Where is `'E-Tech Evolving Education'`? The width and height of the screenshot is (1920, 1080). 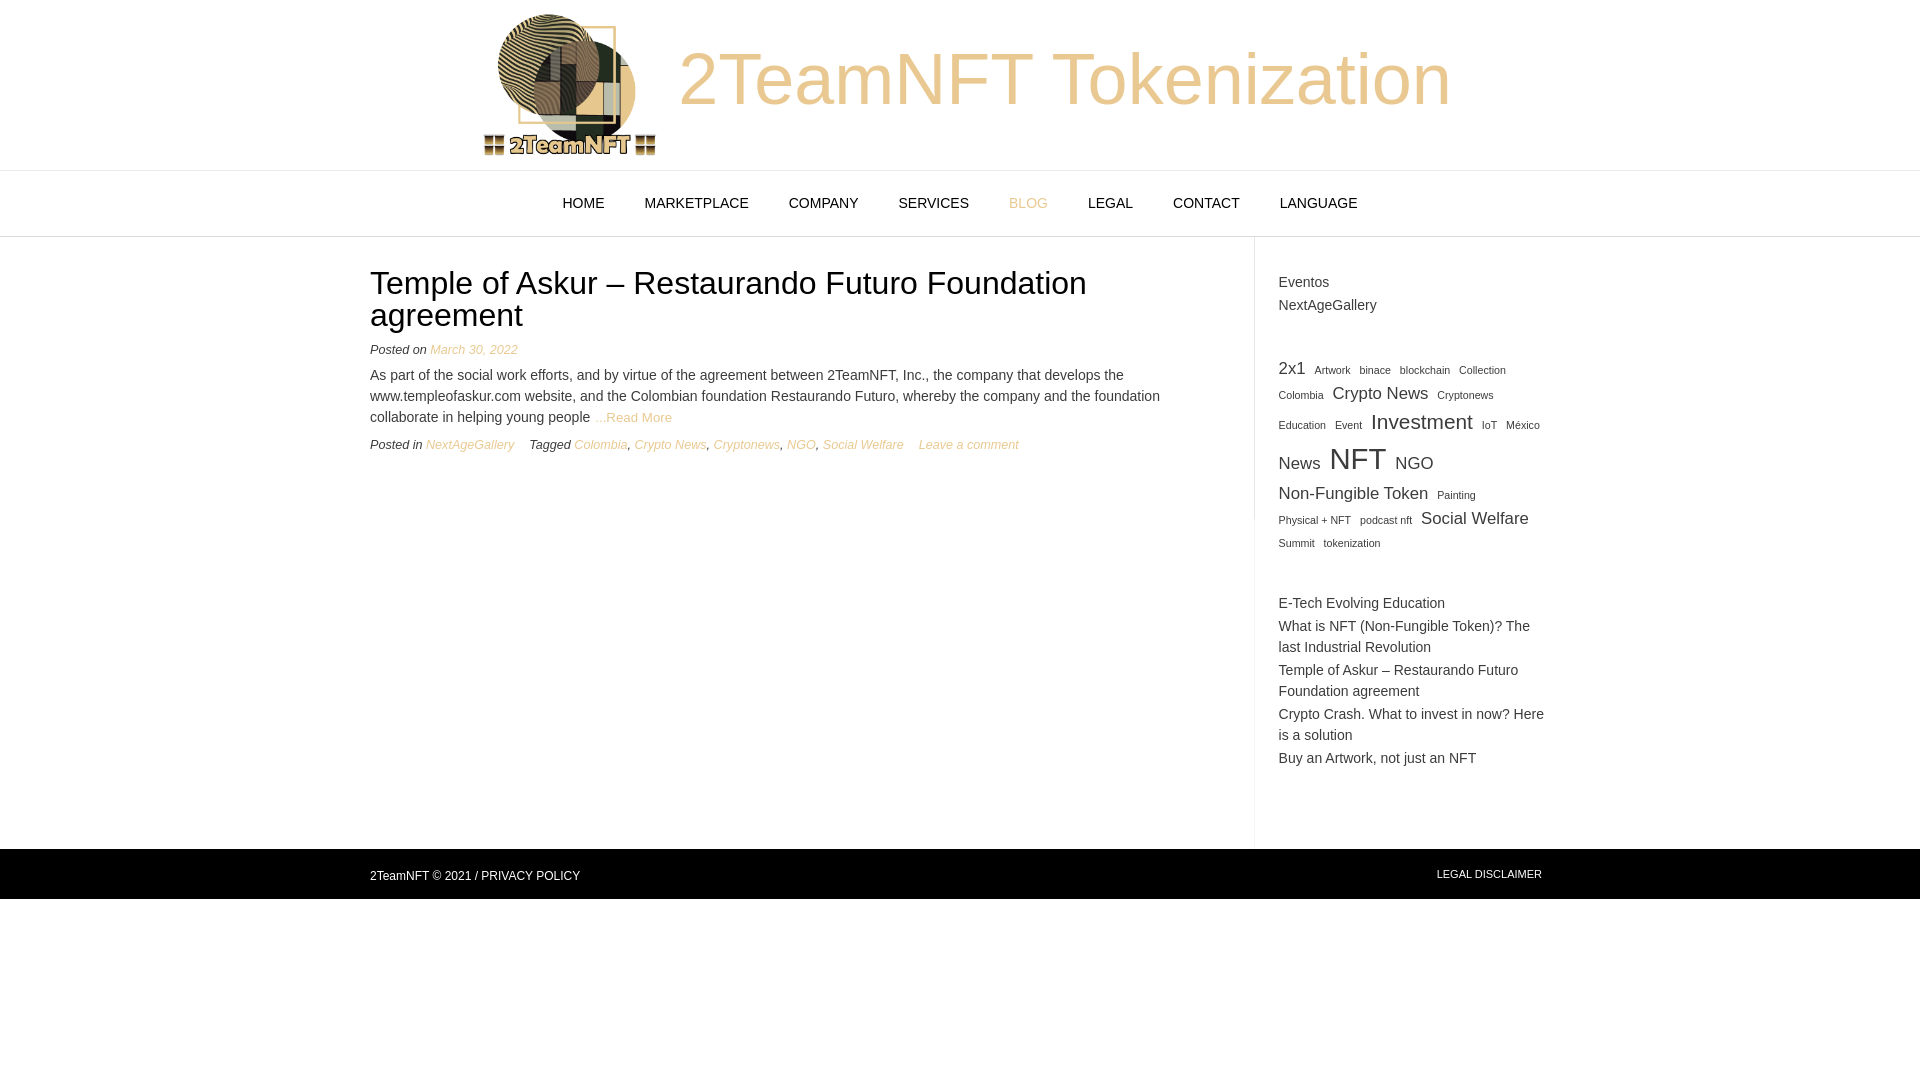
'E-Tech Evolving Education' is located at coordinates (1361, 601).